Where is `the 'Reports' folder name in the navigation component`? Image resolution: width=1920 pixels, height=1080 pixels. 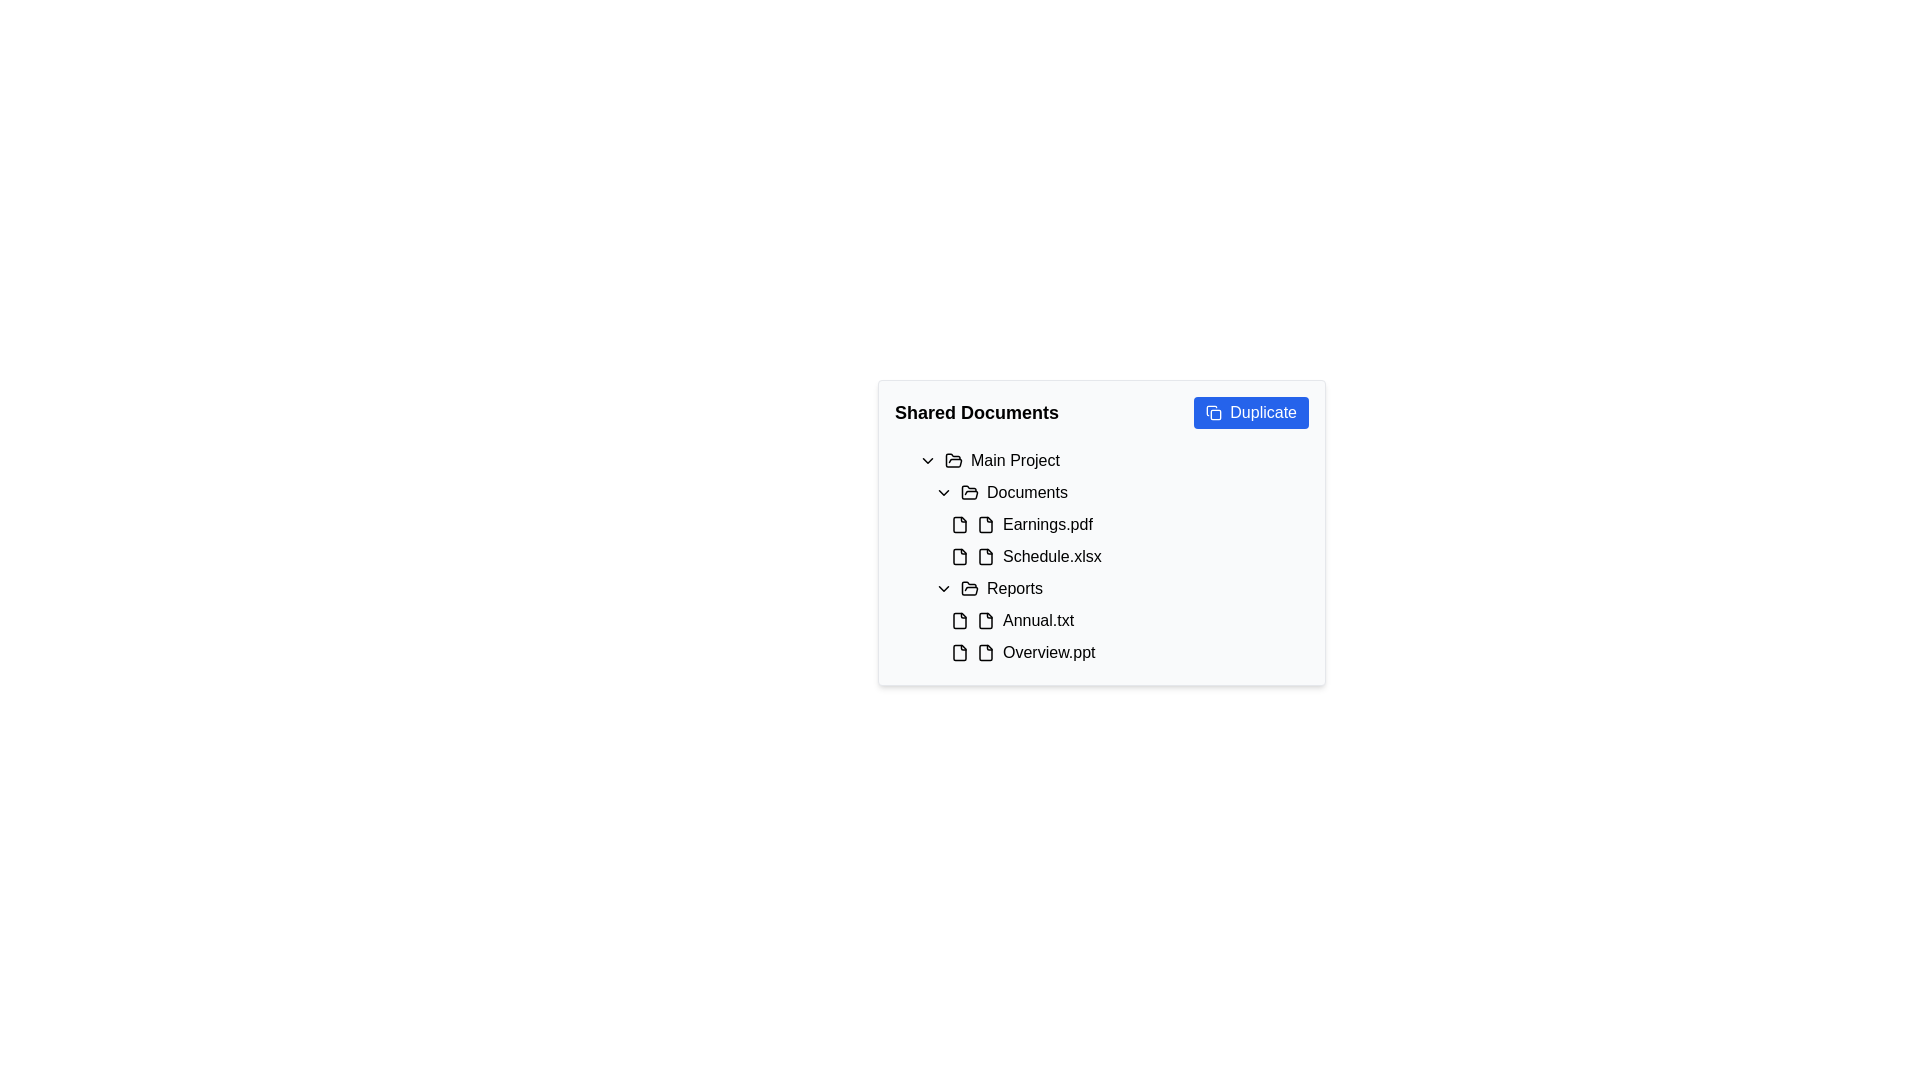
the 'Reports' folder name in the navigation component is located at coordinates (1015, 588).